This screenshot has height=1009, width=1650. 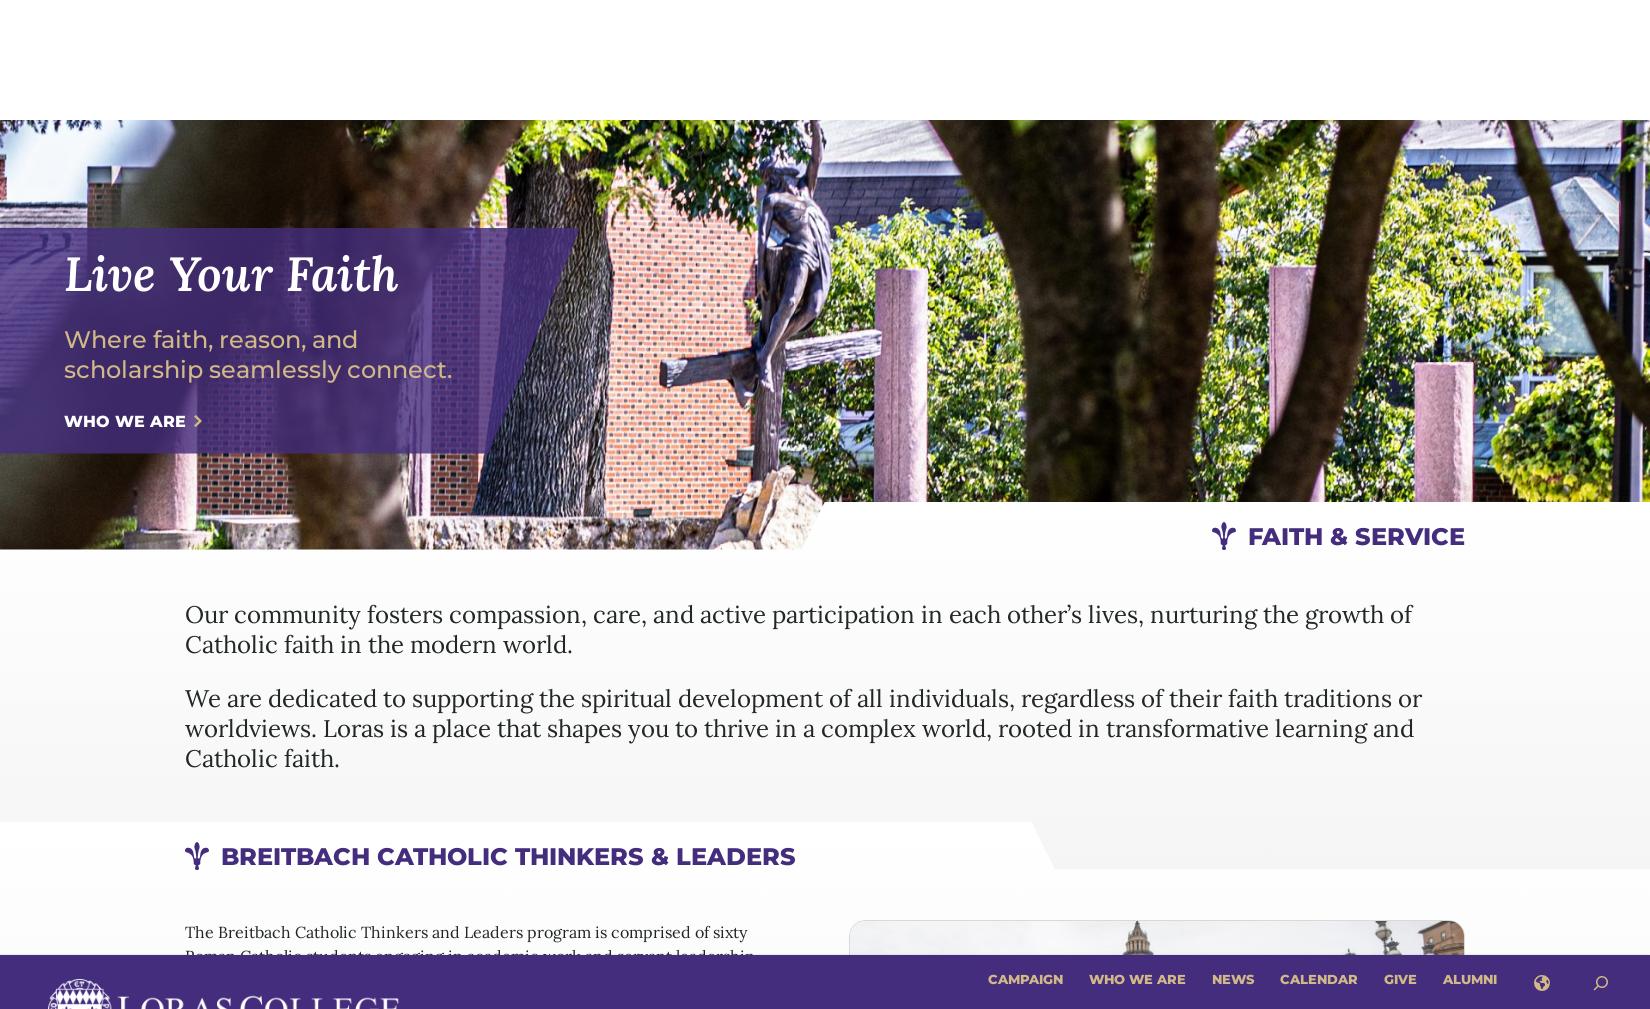 What do you see at coordinates (820, 87) in the screenshot?
I see `'Academics'` at bounding box center [820, 87].